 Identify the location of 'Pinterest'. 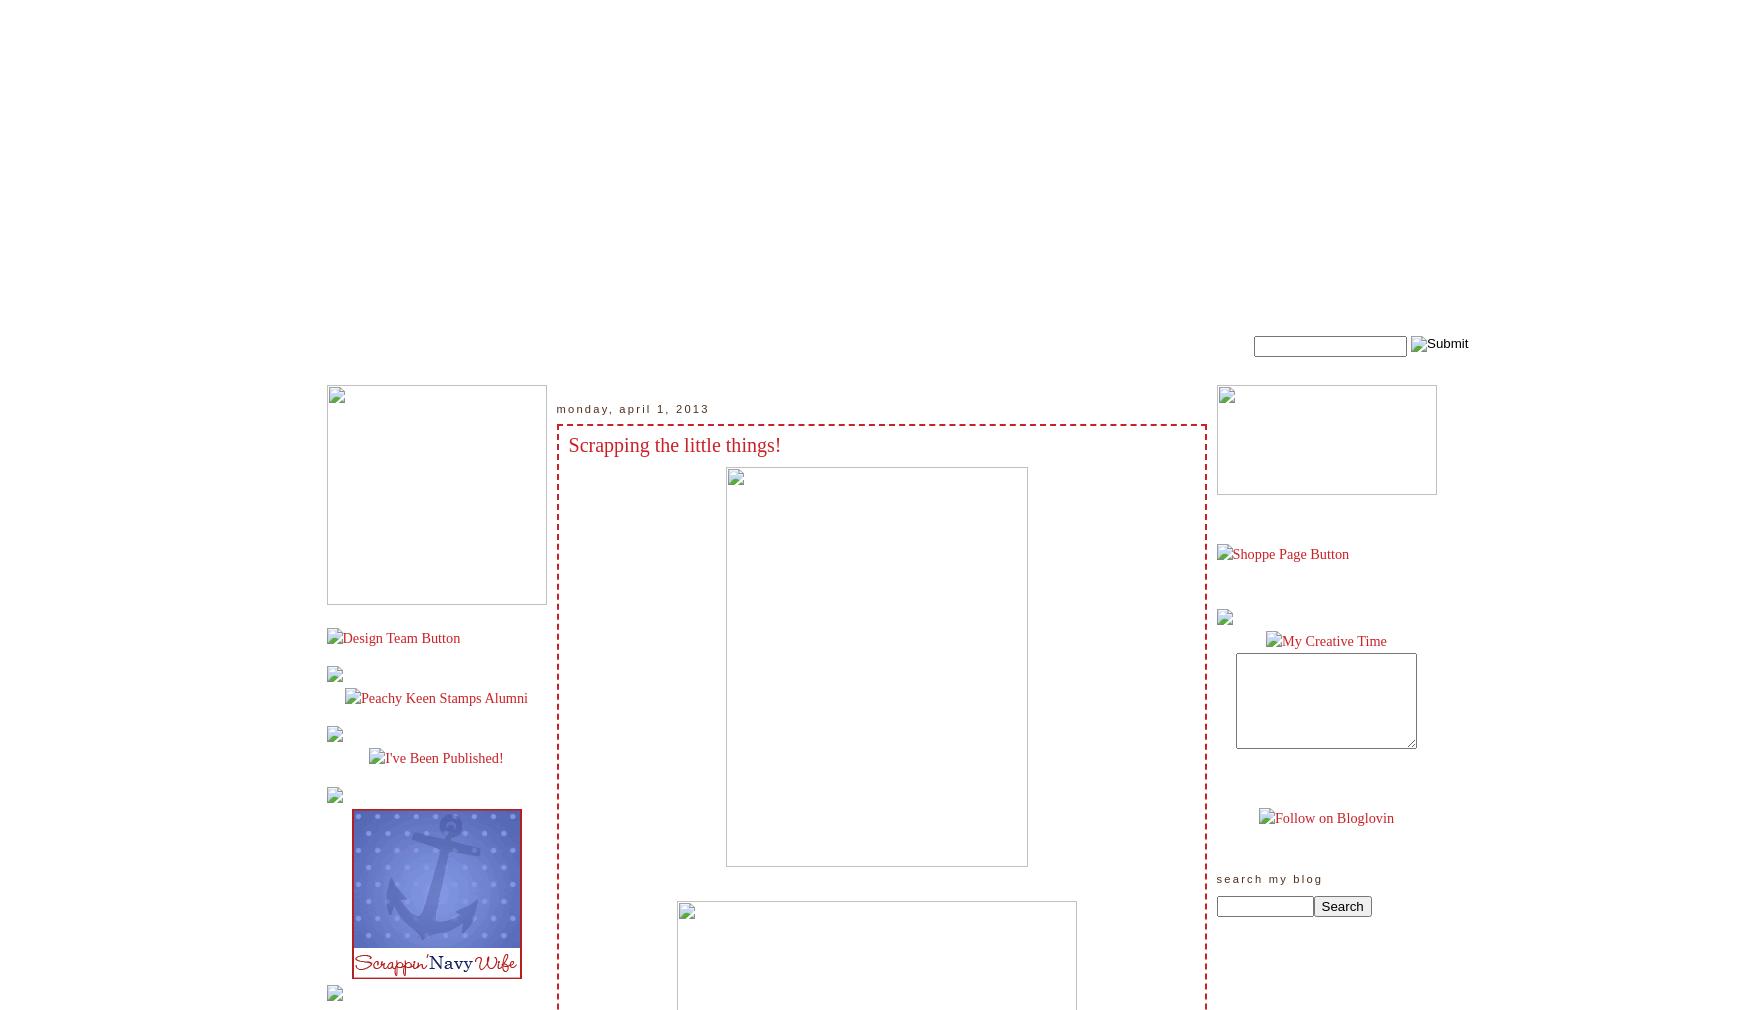
(1259, 10).